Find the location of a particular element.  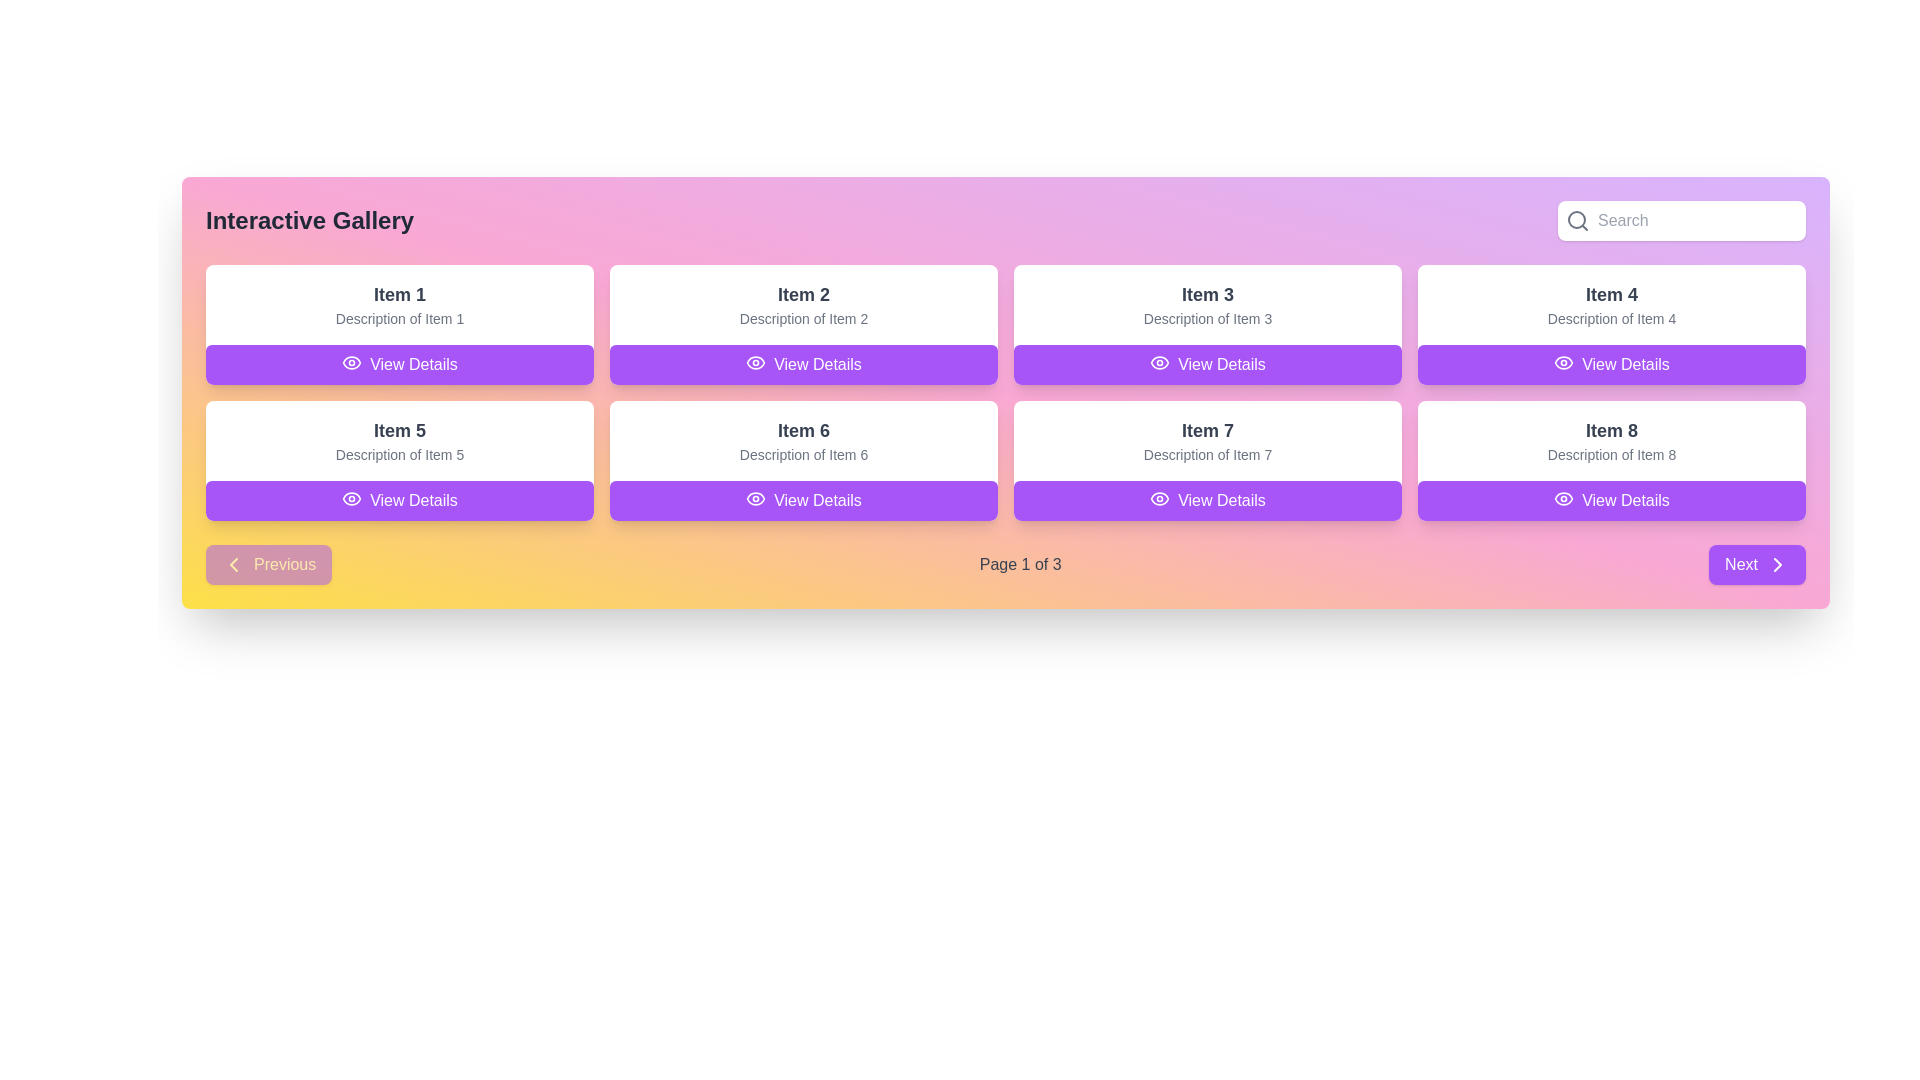

the 'View Details' button with a purple background and white text, located below 'Description of Item 4' in the 'Item 4' section is located at coordinates (1612, 365).